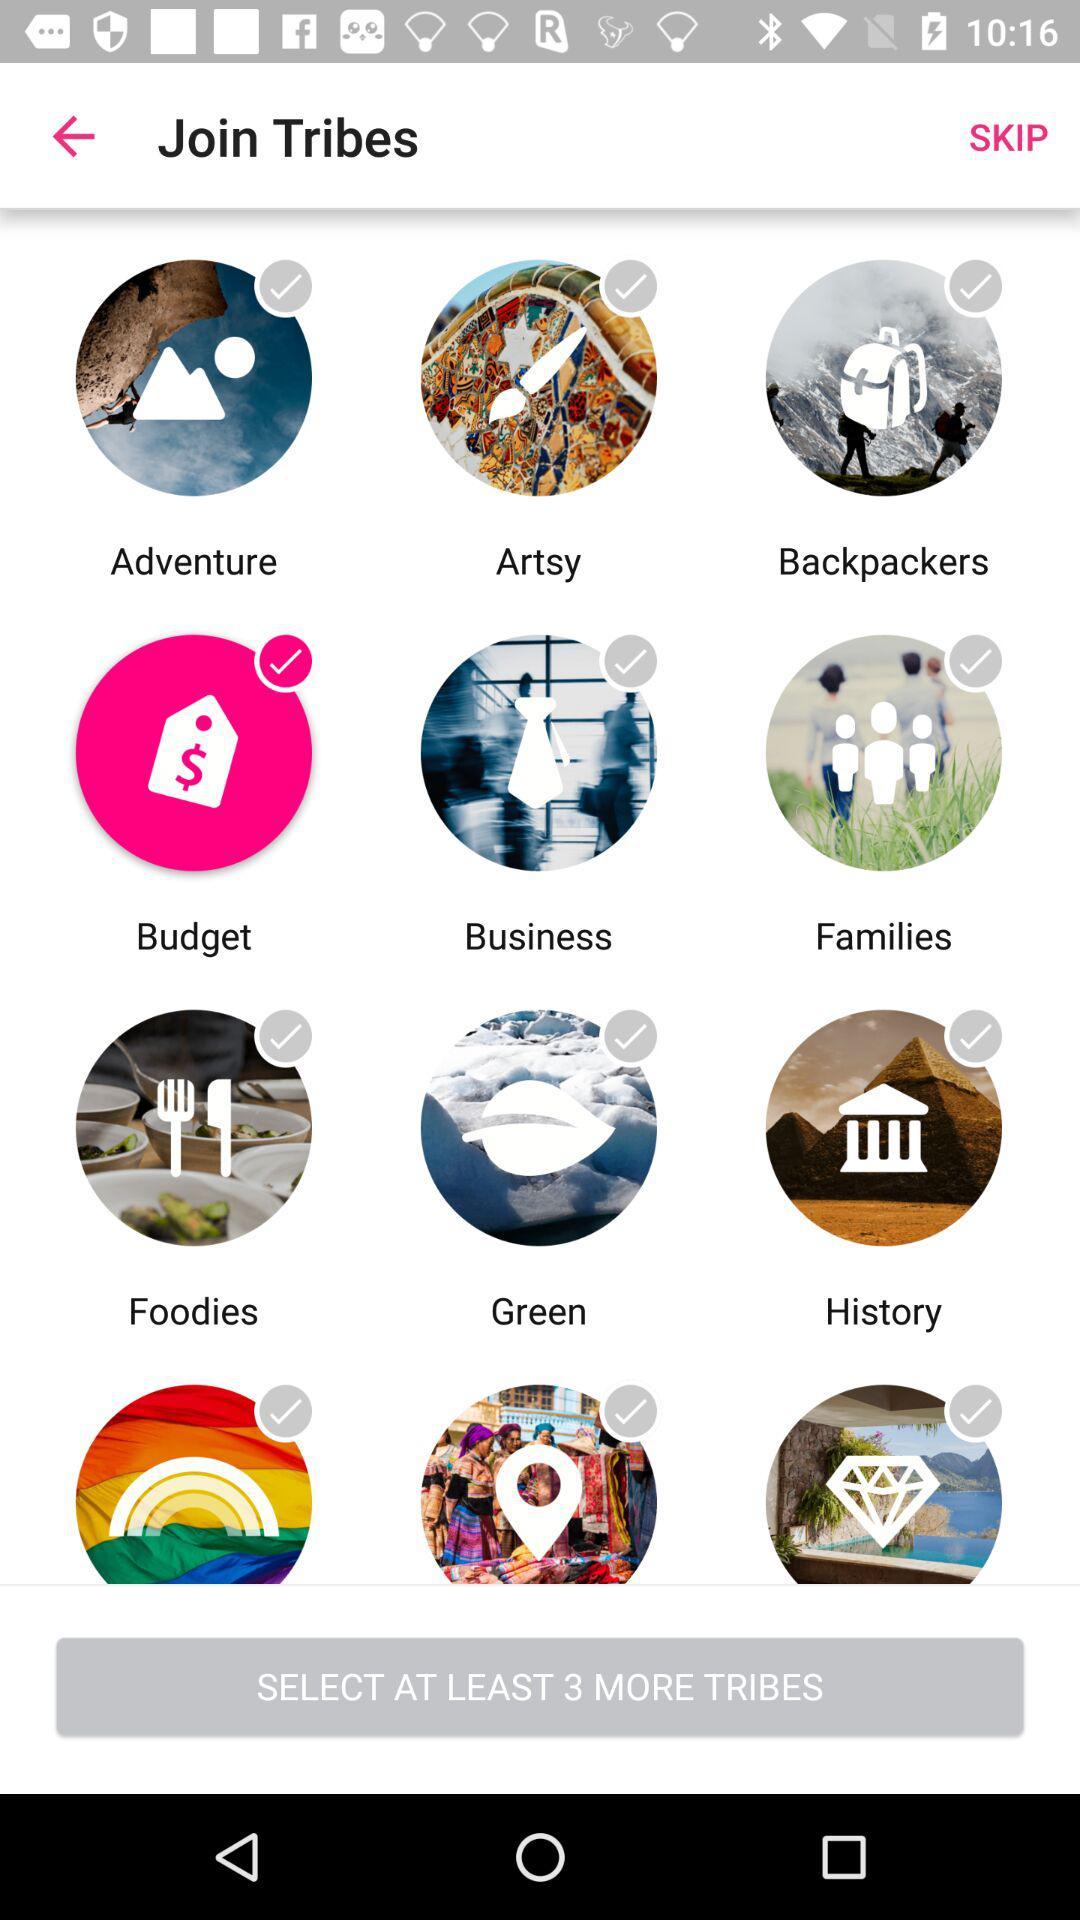 The height and width of the screenshot is (1920, 1080). I want to click on business category, so click(537, 746).